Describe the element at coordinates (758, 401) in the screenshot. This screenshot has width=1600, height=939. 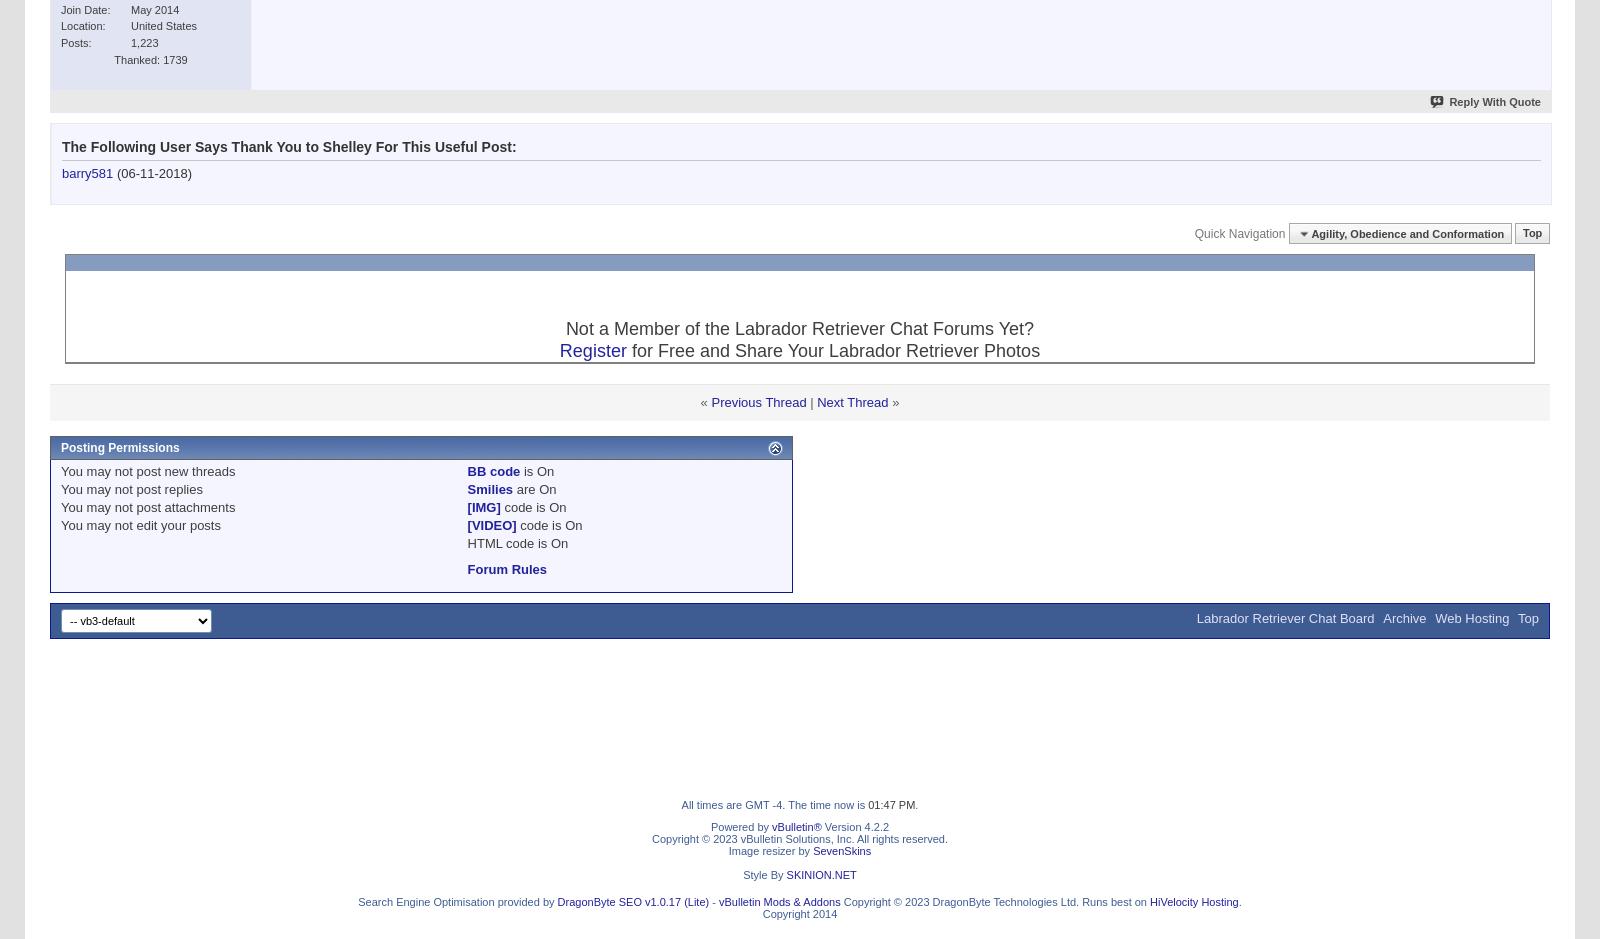
I see `'Previous Thread'` at that location.